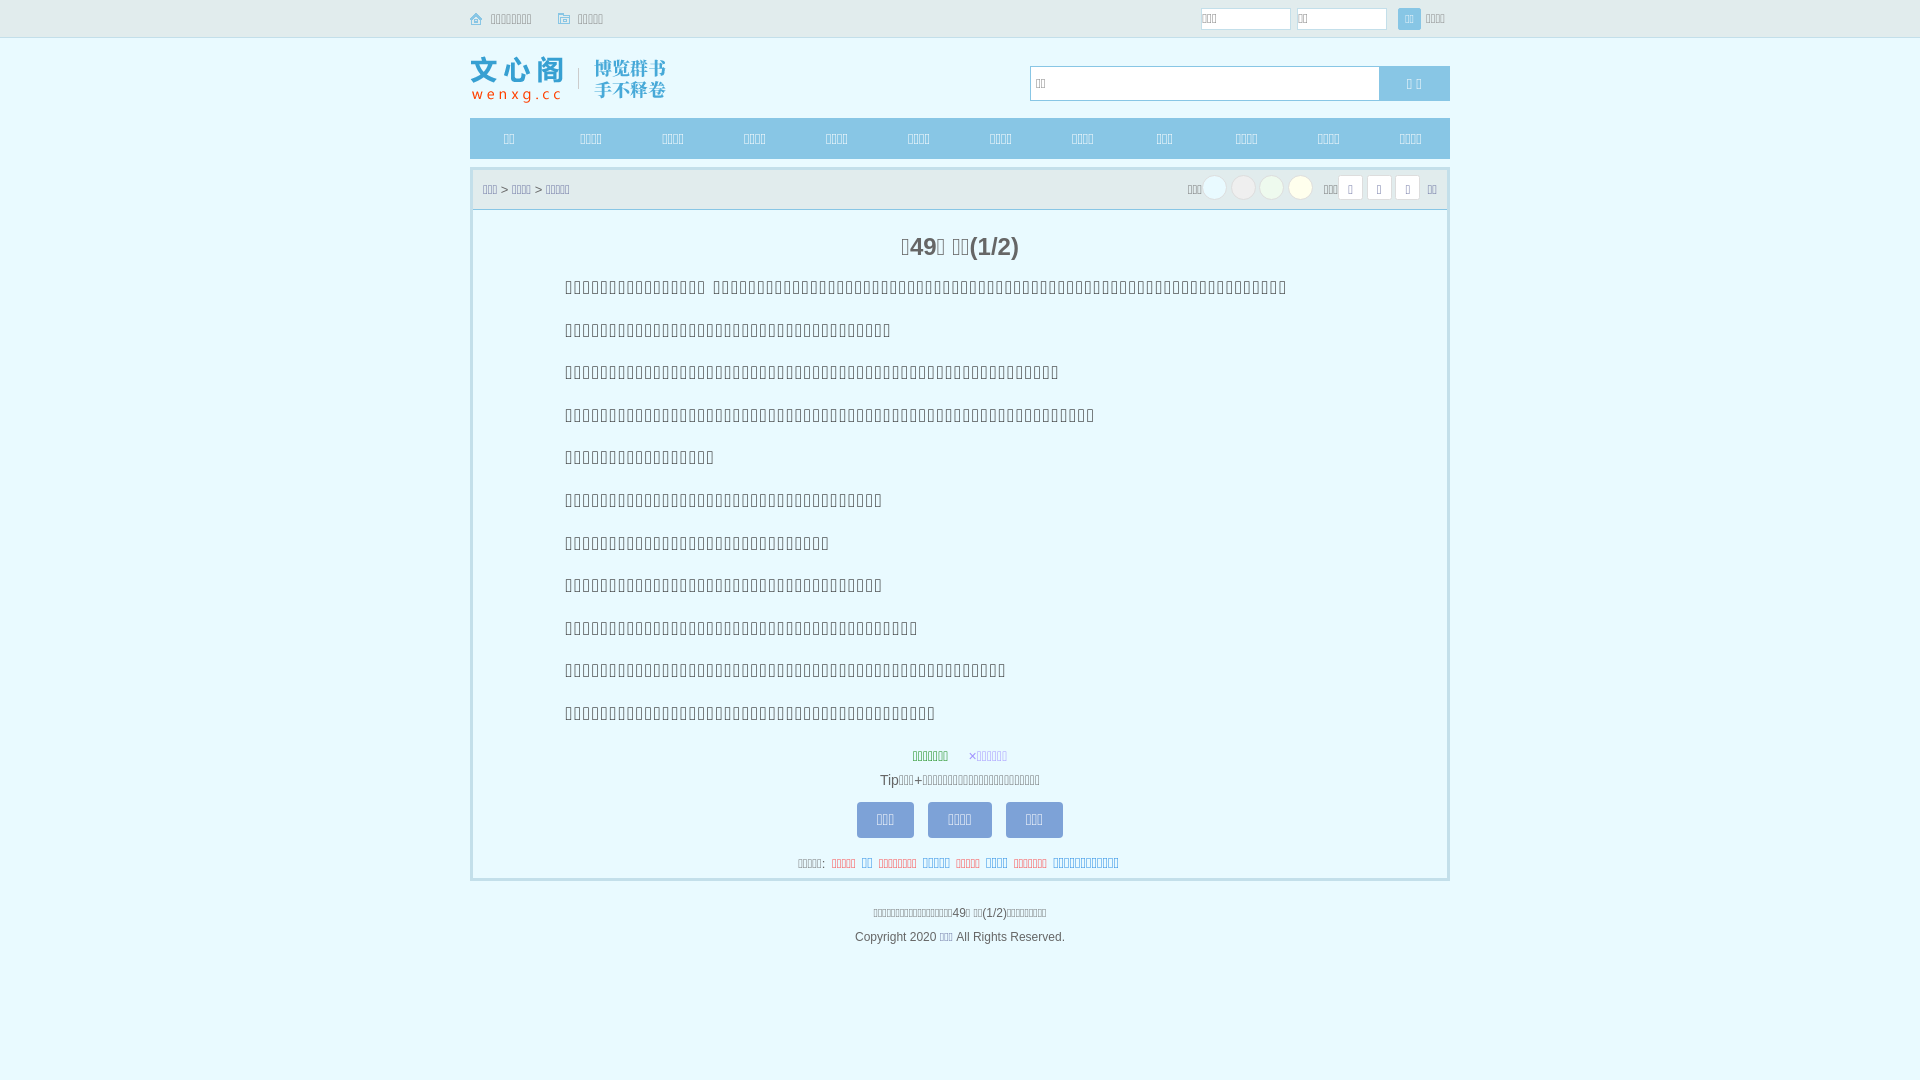  Describe the element at coordinates (1213, 187) in the screenshot. I see `'  '` at that location.